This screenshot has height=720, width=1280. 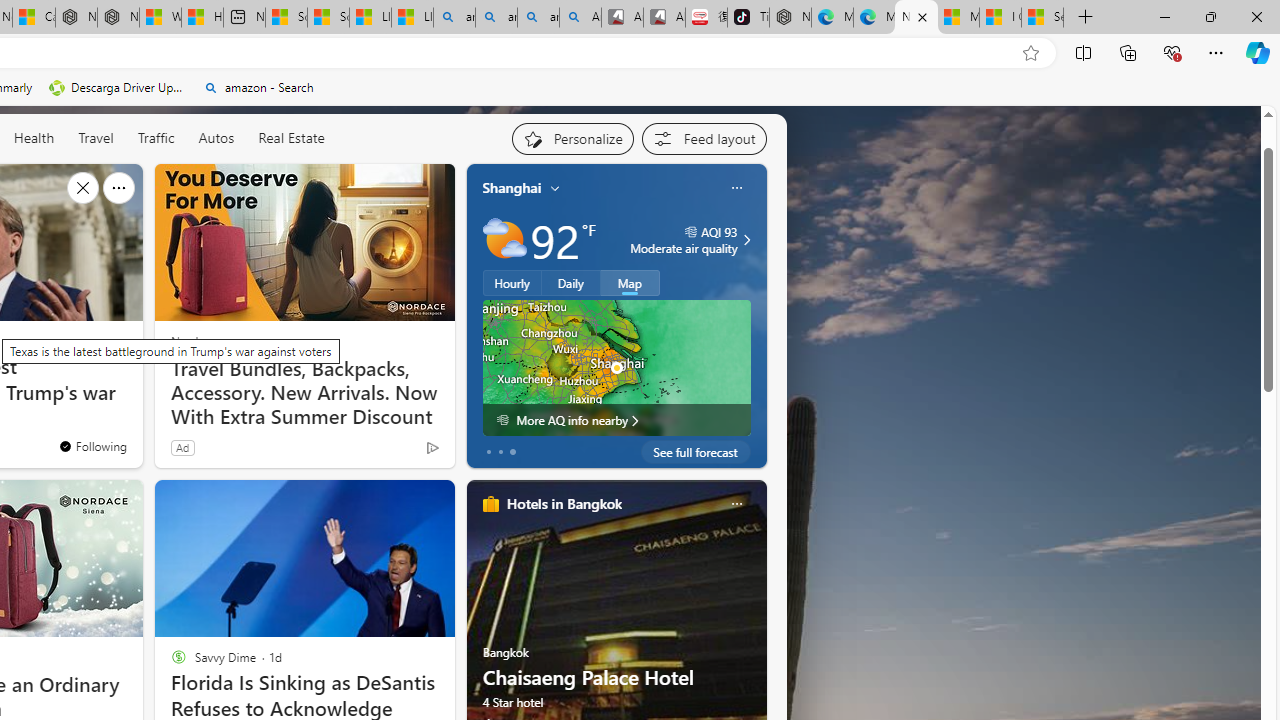 I want to click on 'See full forecast', so click(x=695, y=451).